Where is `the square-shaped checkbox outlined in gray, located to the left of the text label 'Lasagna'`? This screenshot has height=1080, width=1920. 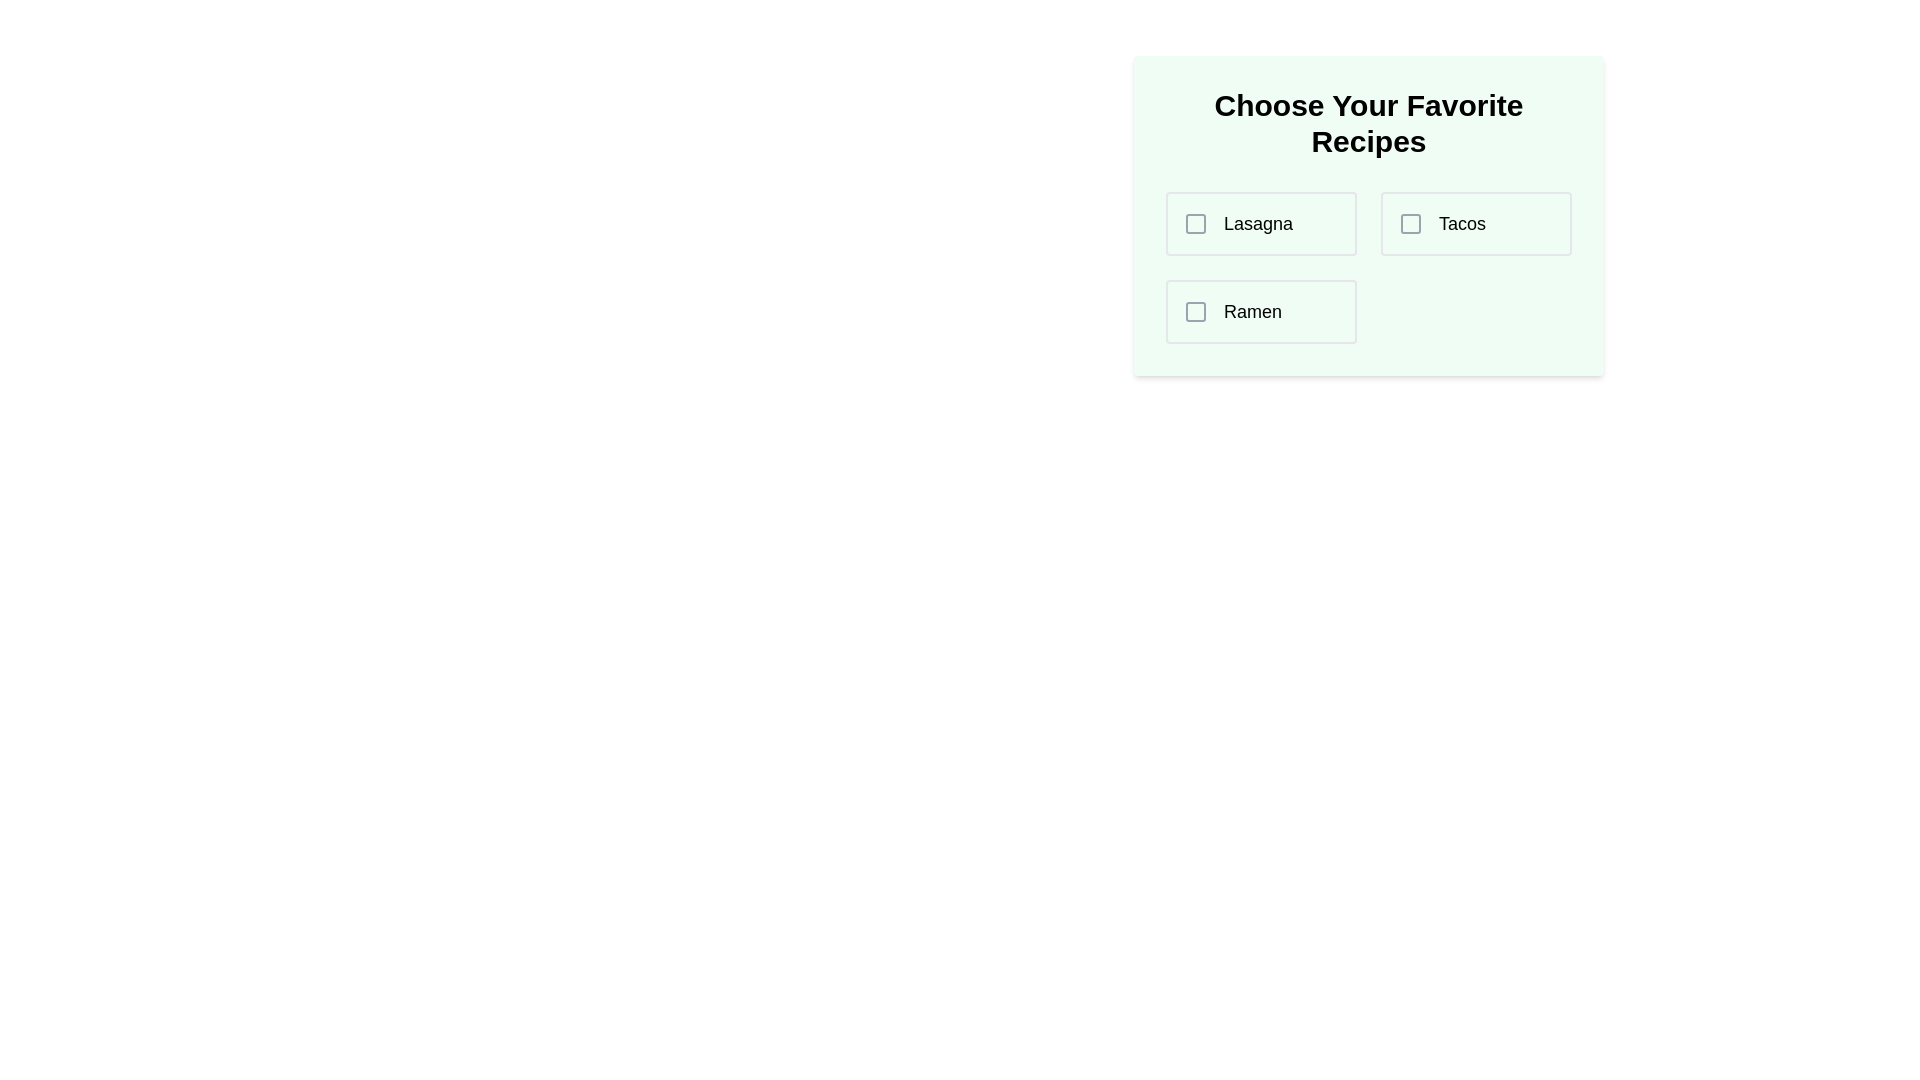 the square-shaped checkbox outlined in gray, located to the left of the text label 'Lasagna' is located at coordinates (1195, 223).